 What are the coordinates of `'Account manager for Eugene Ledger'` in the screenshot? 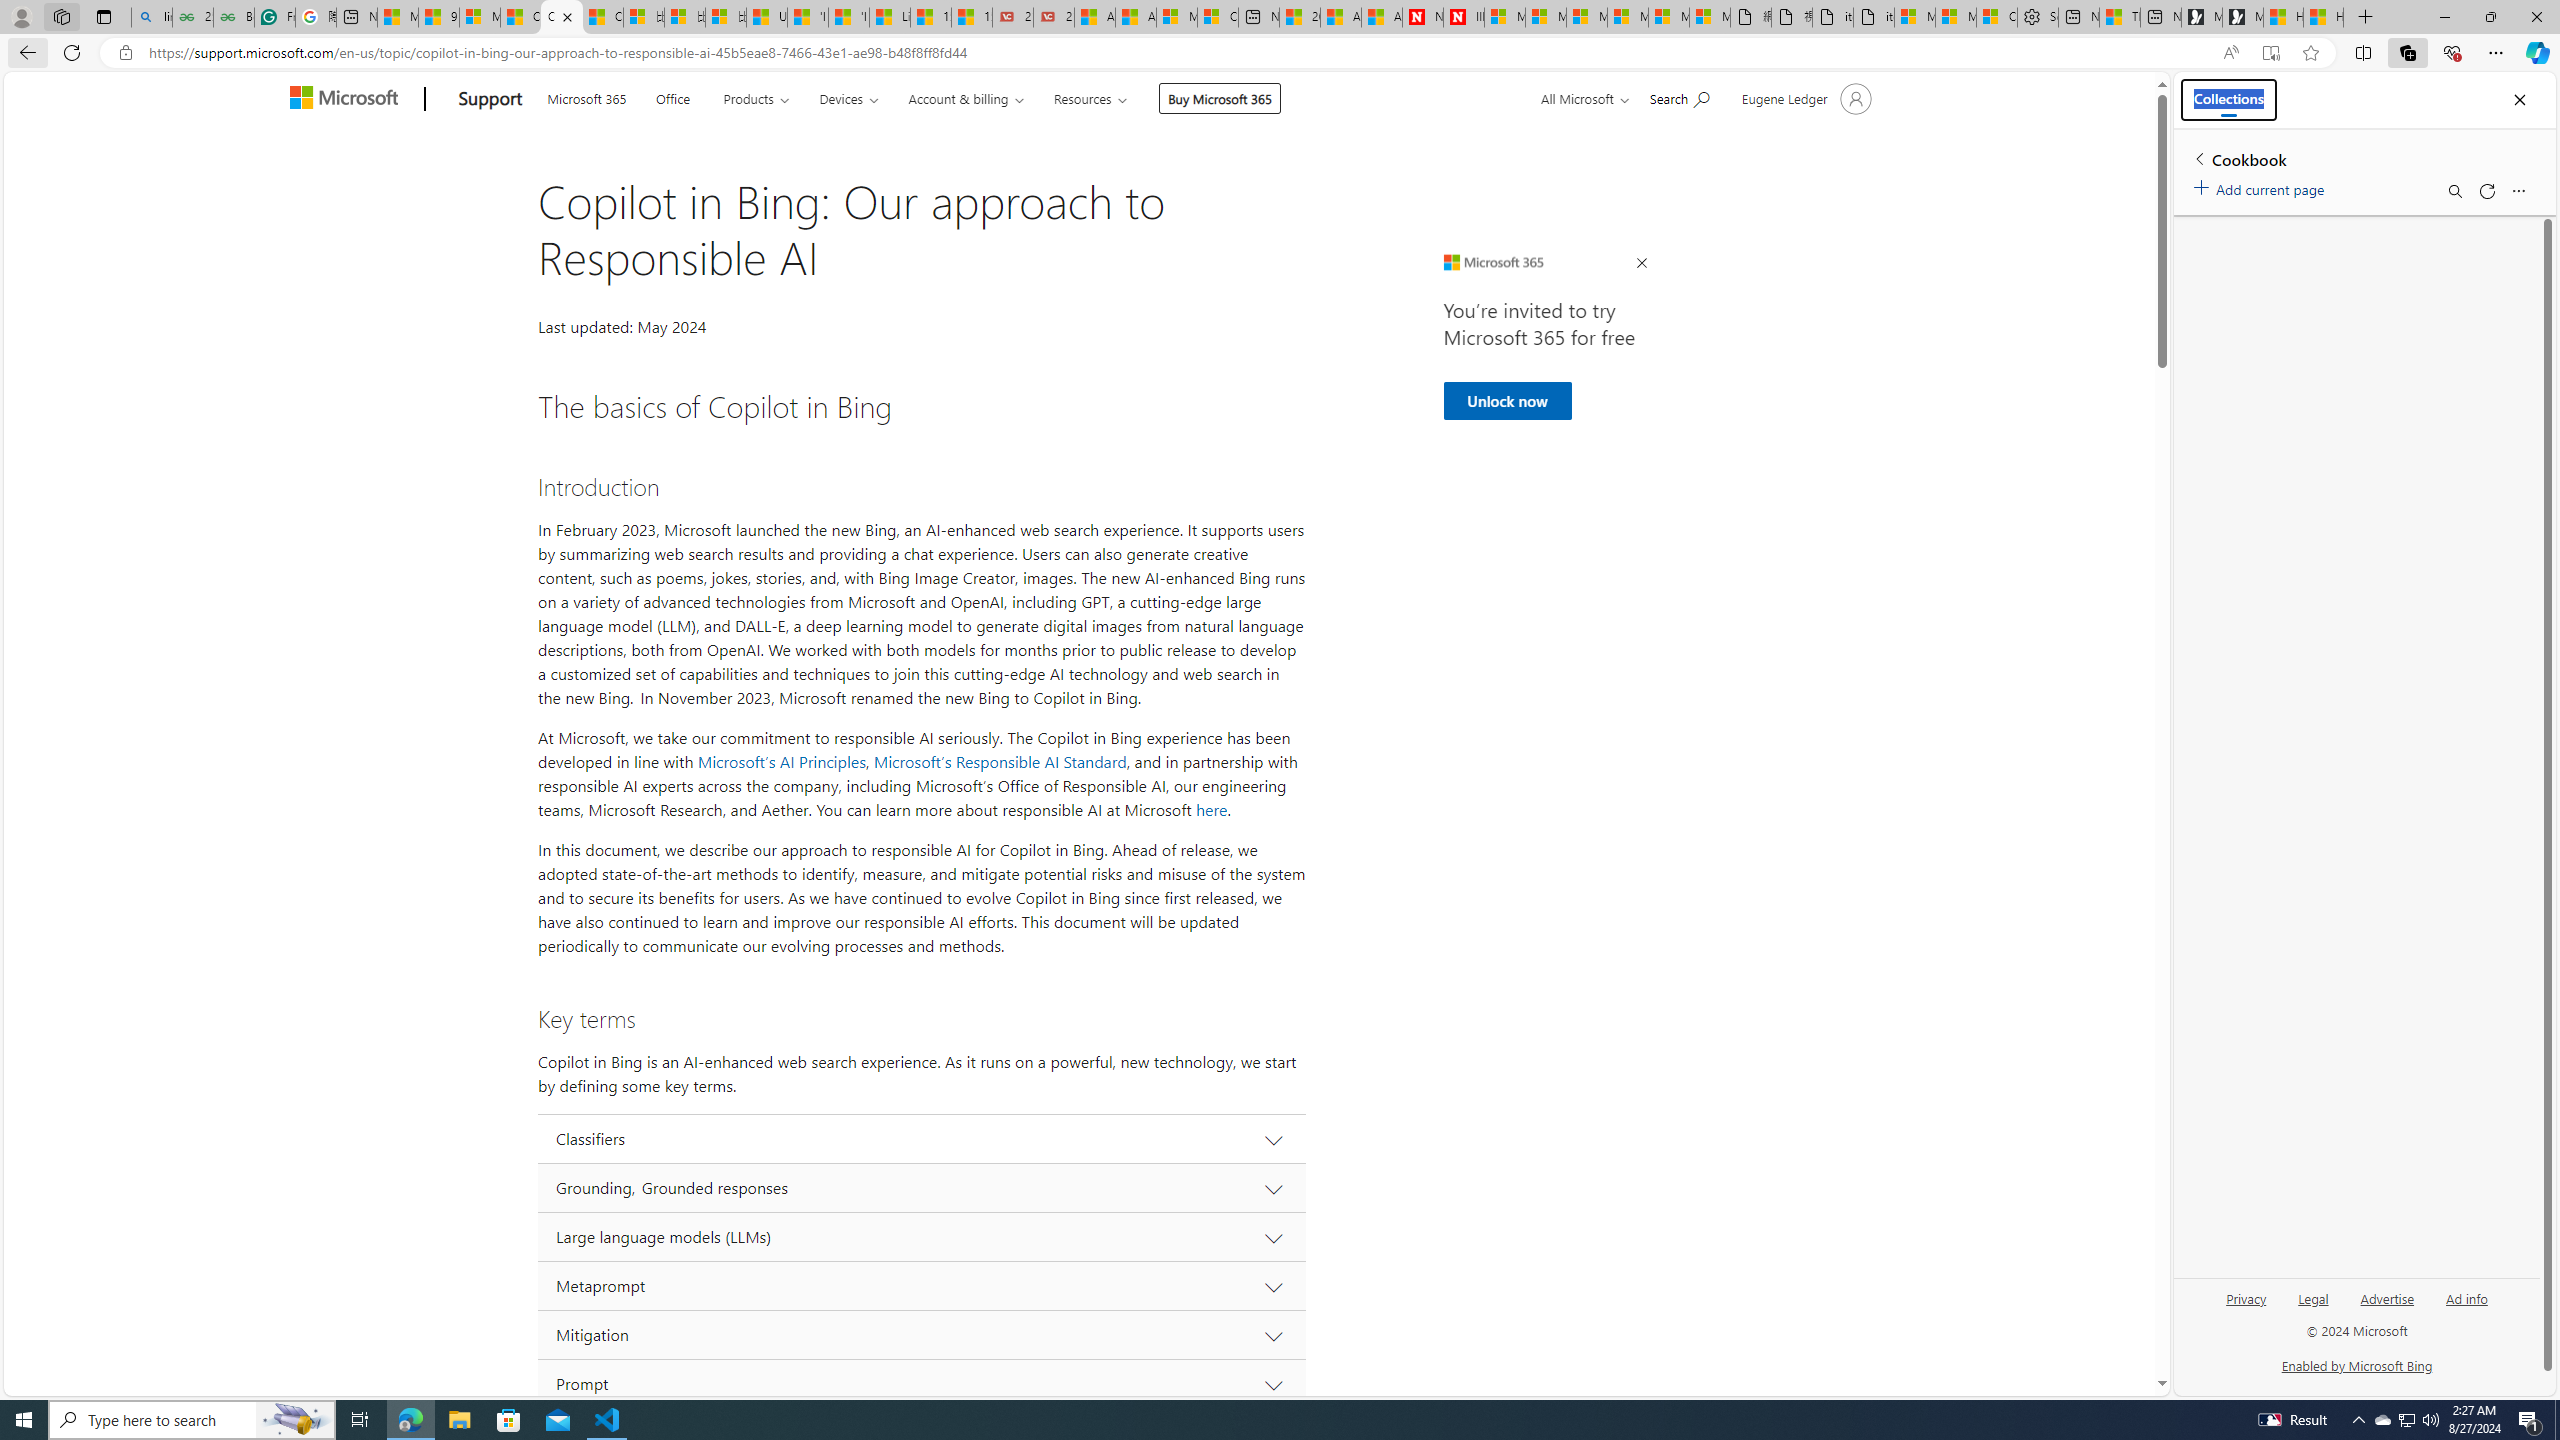 It's located at (1802, 97).